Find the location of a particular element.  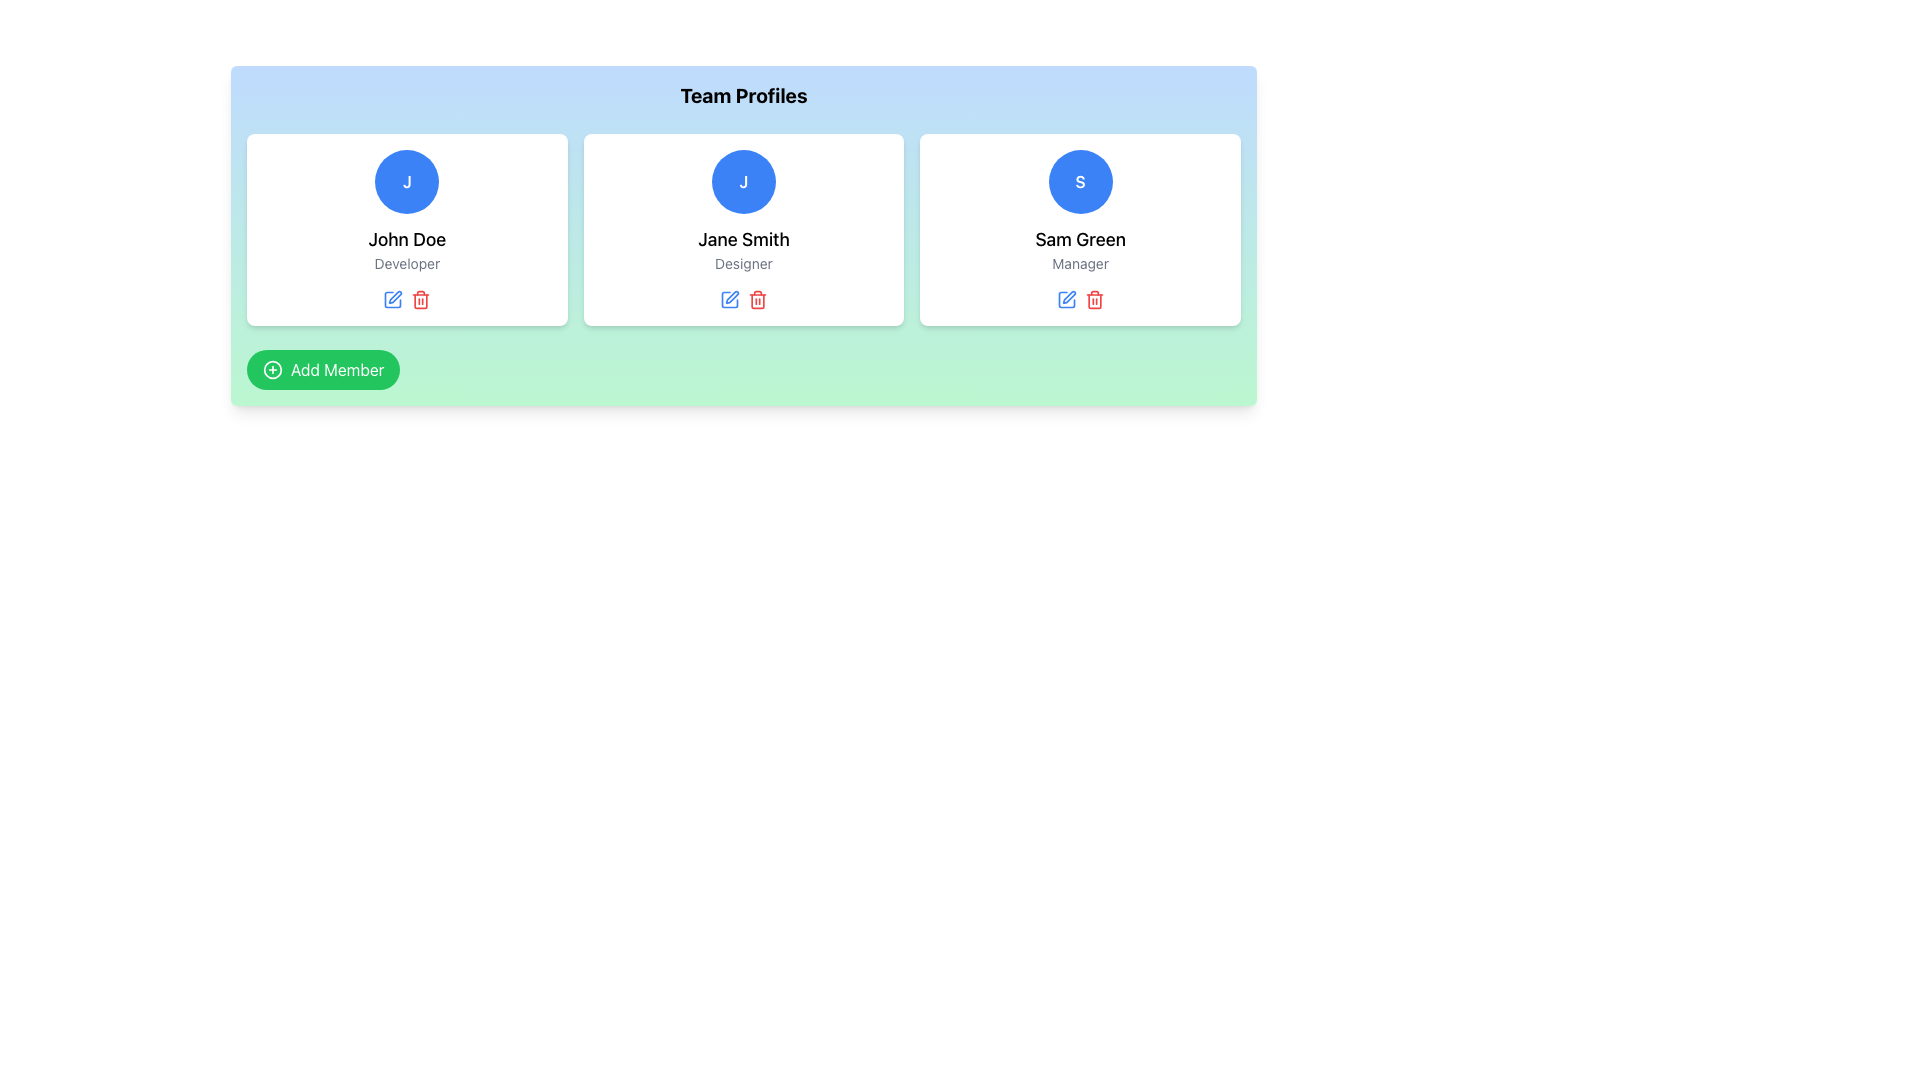

the textual content displaying 'Sam Green' and 'Manager' within the third profile card in the 'Team Profiles' grid is located at coordinates (1079, 249).